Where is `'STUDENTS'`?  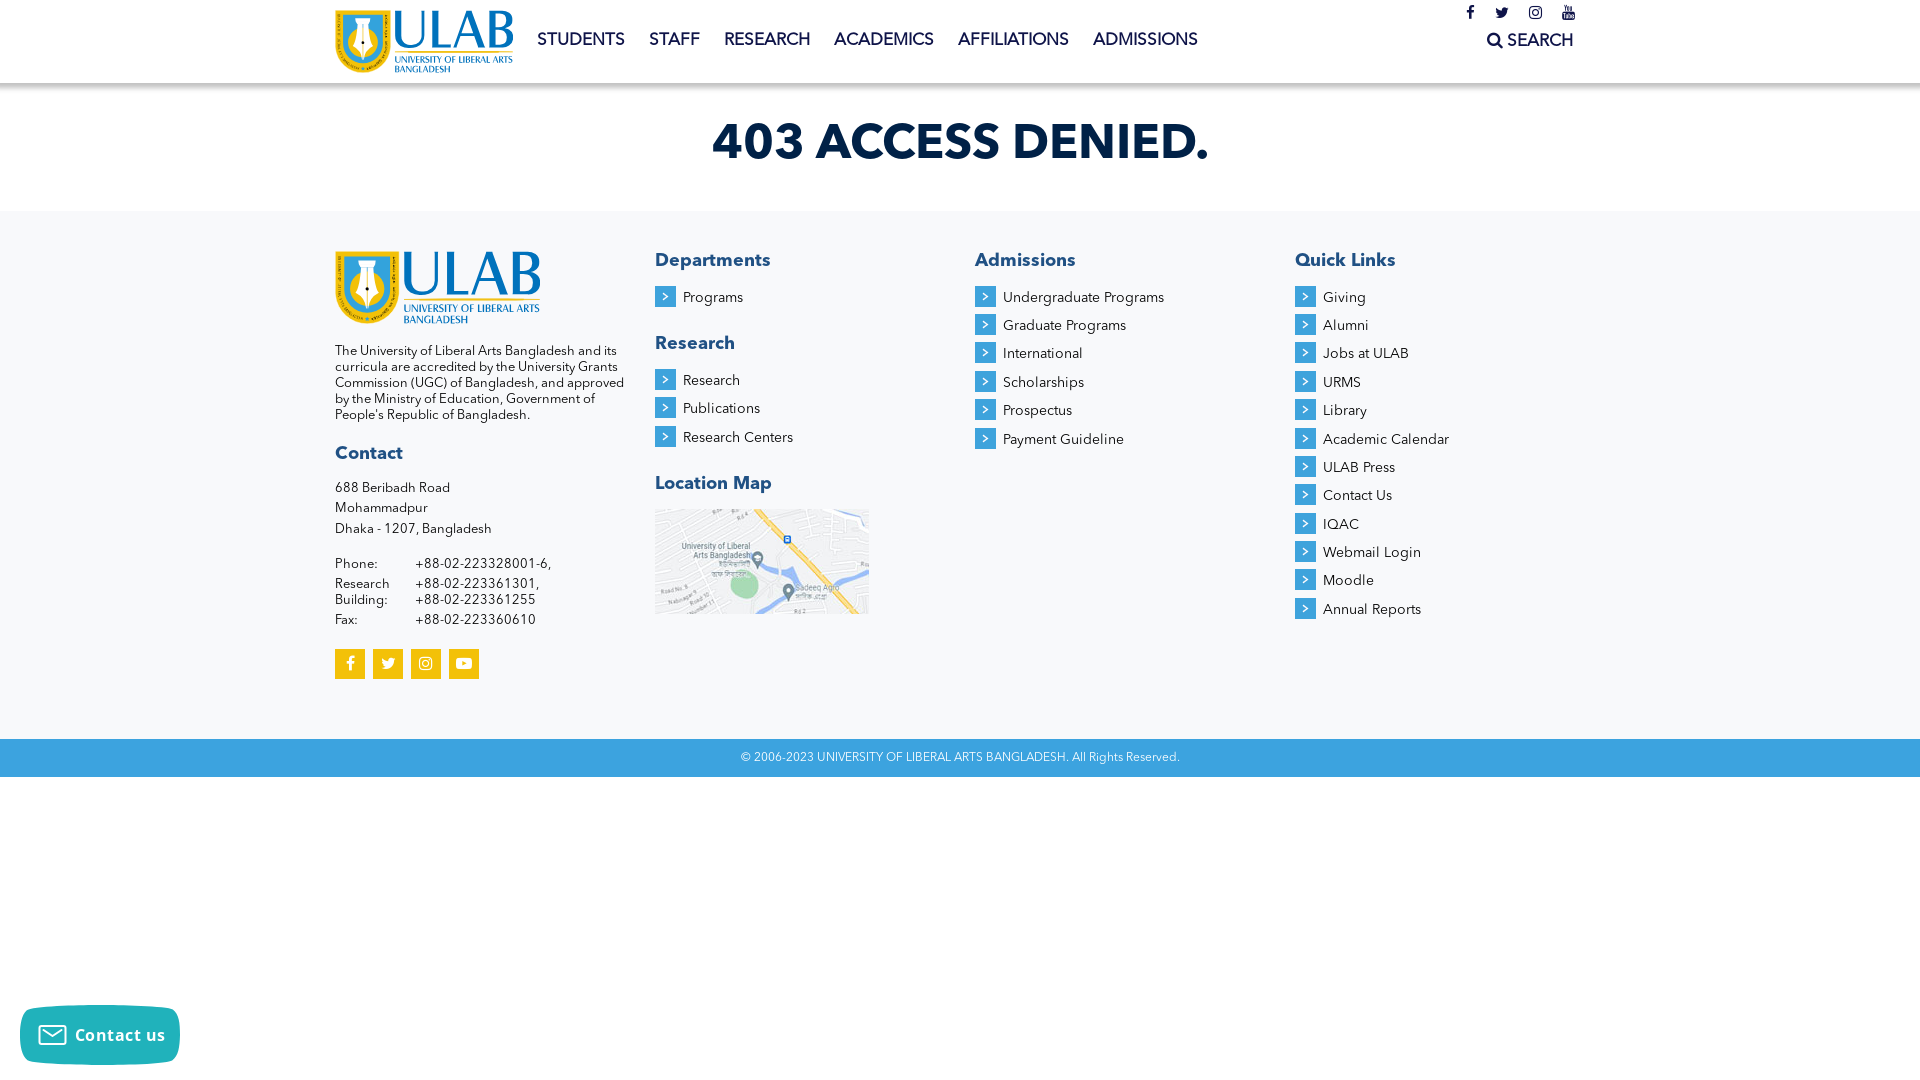 'STUDENTS' is located at coordinates (579, 41).